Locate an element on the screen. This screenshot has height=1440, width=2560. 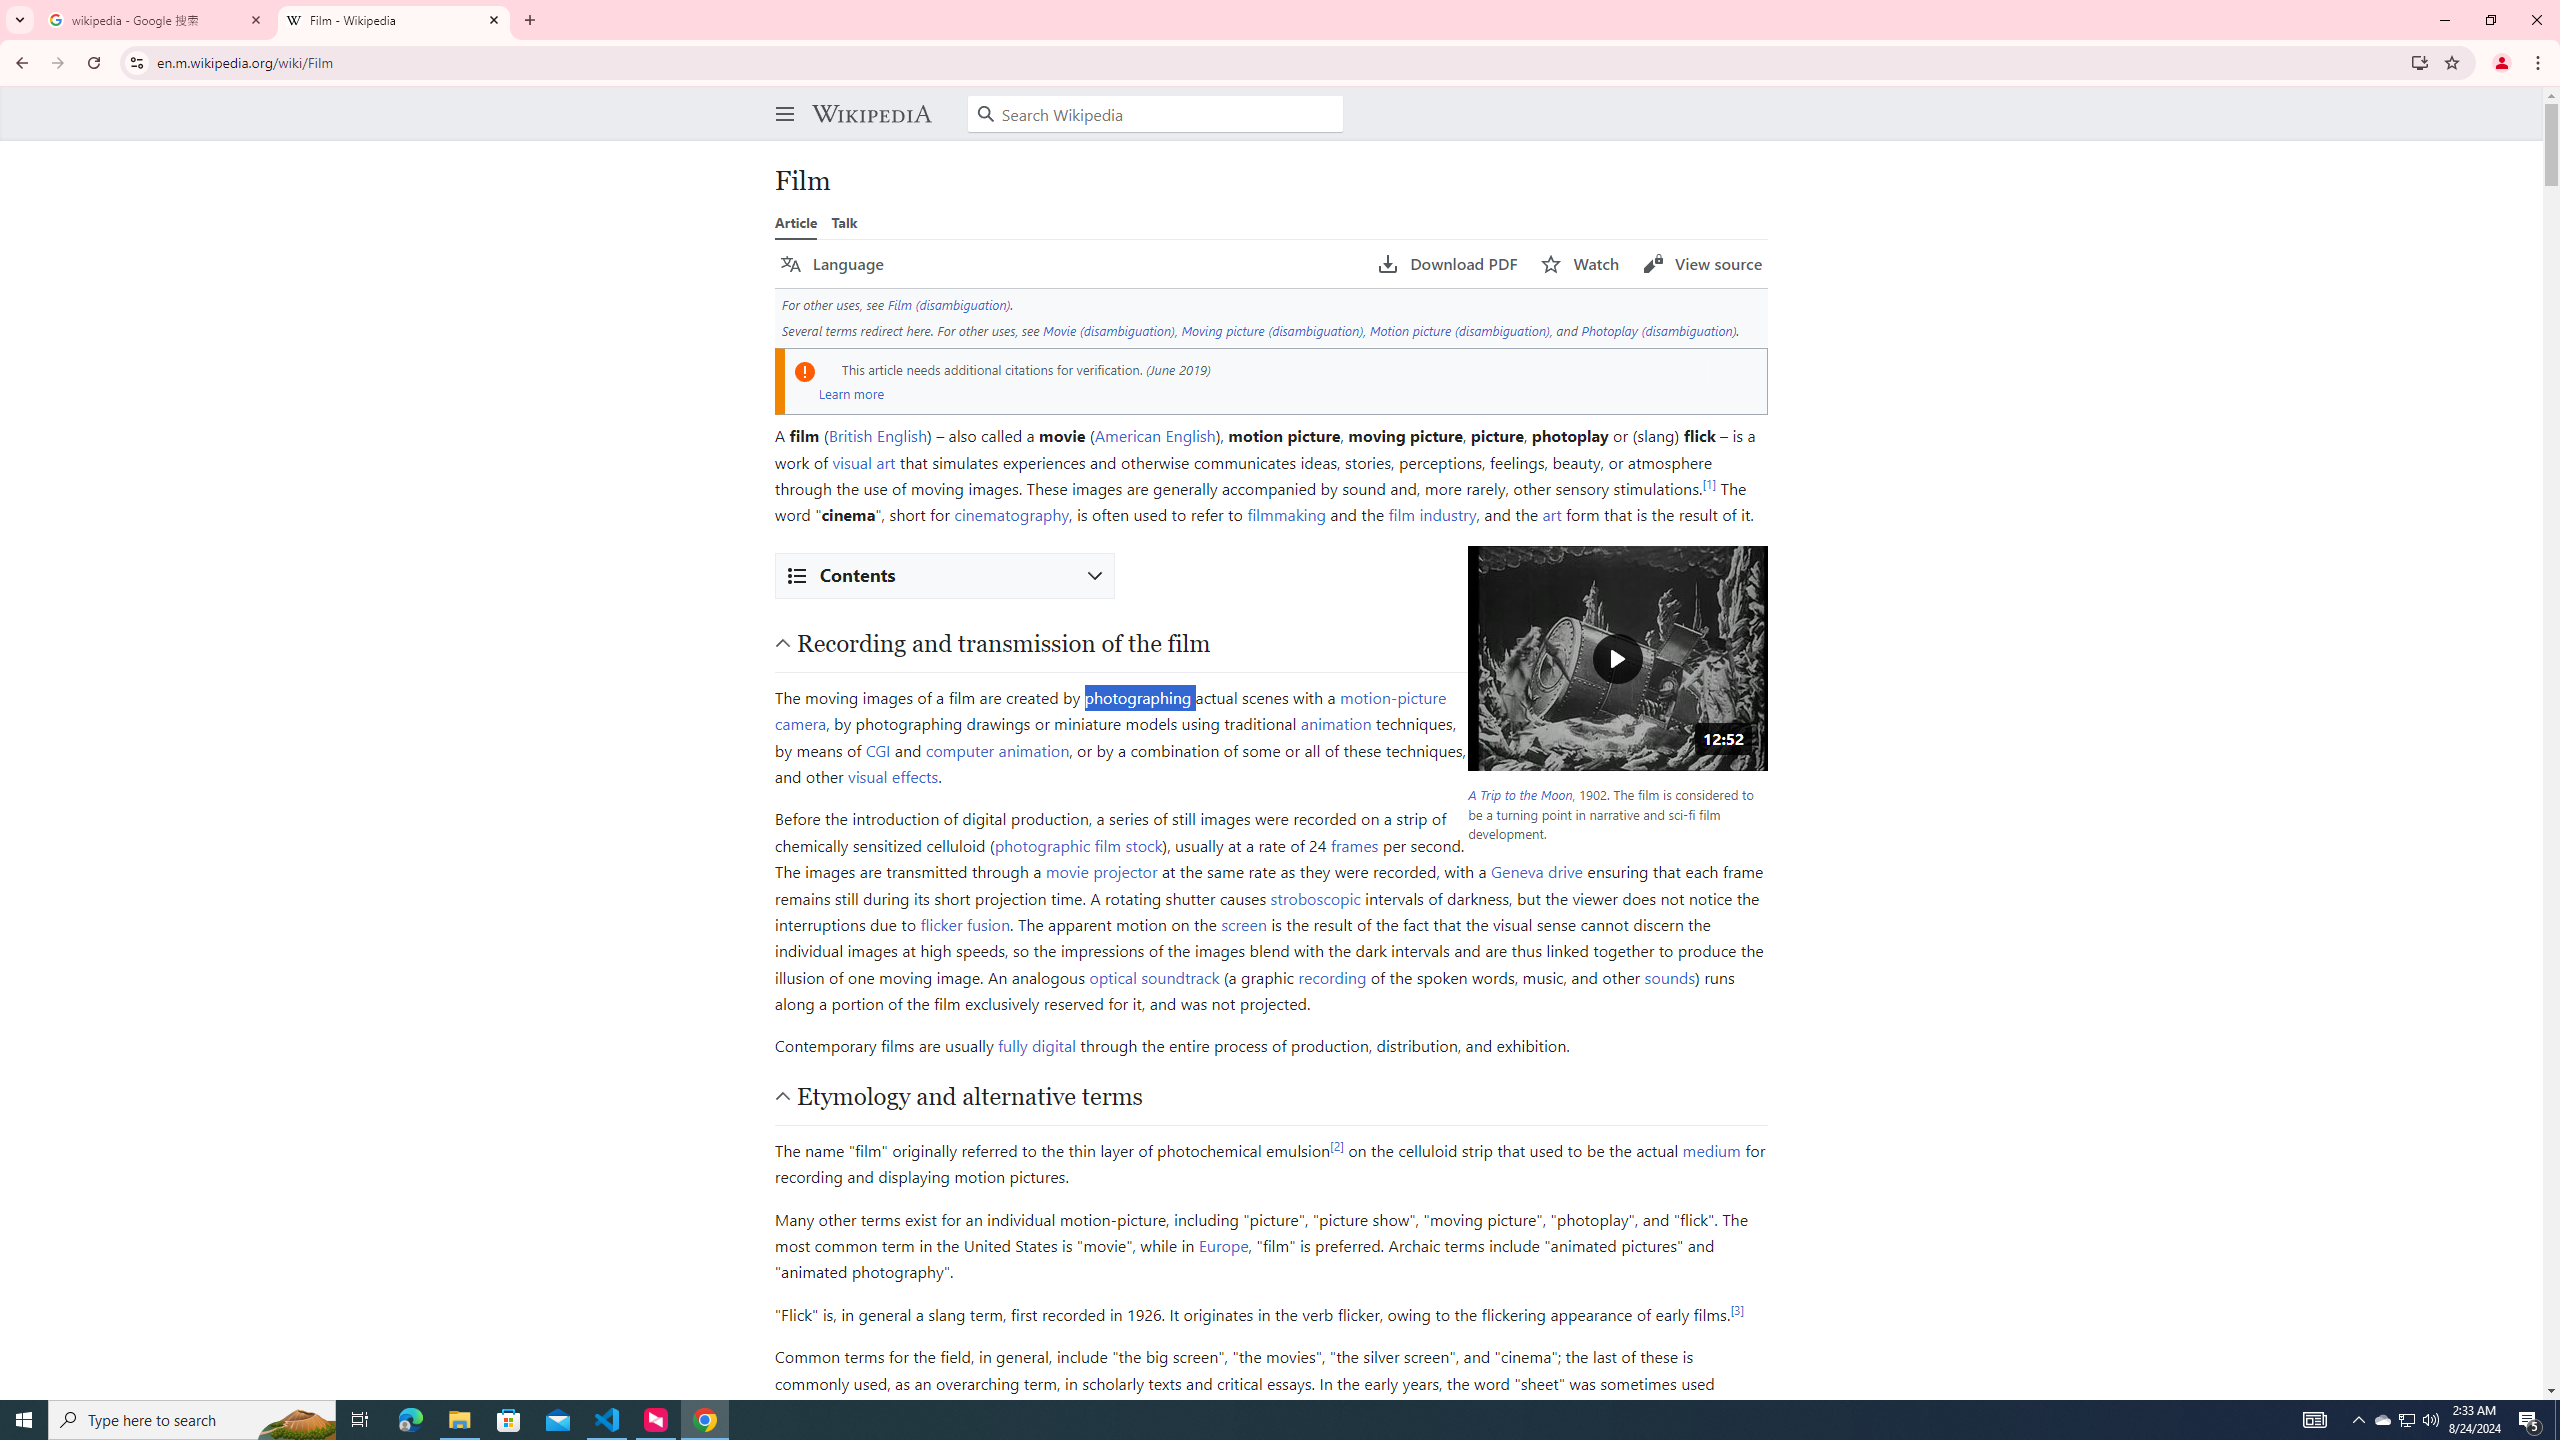
'visual art' is located at coordinates (864, 460).